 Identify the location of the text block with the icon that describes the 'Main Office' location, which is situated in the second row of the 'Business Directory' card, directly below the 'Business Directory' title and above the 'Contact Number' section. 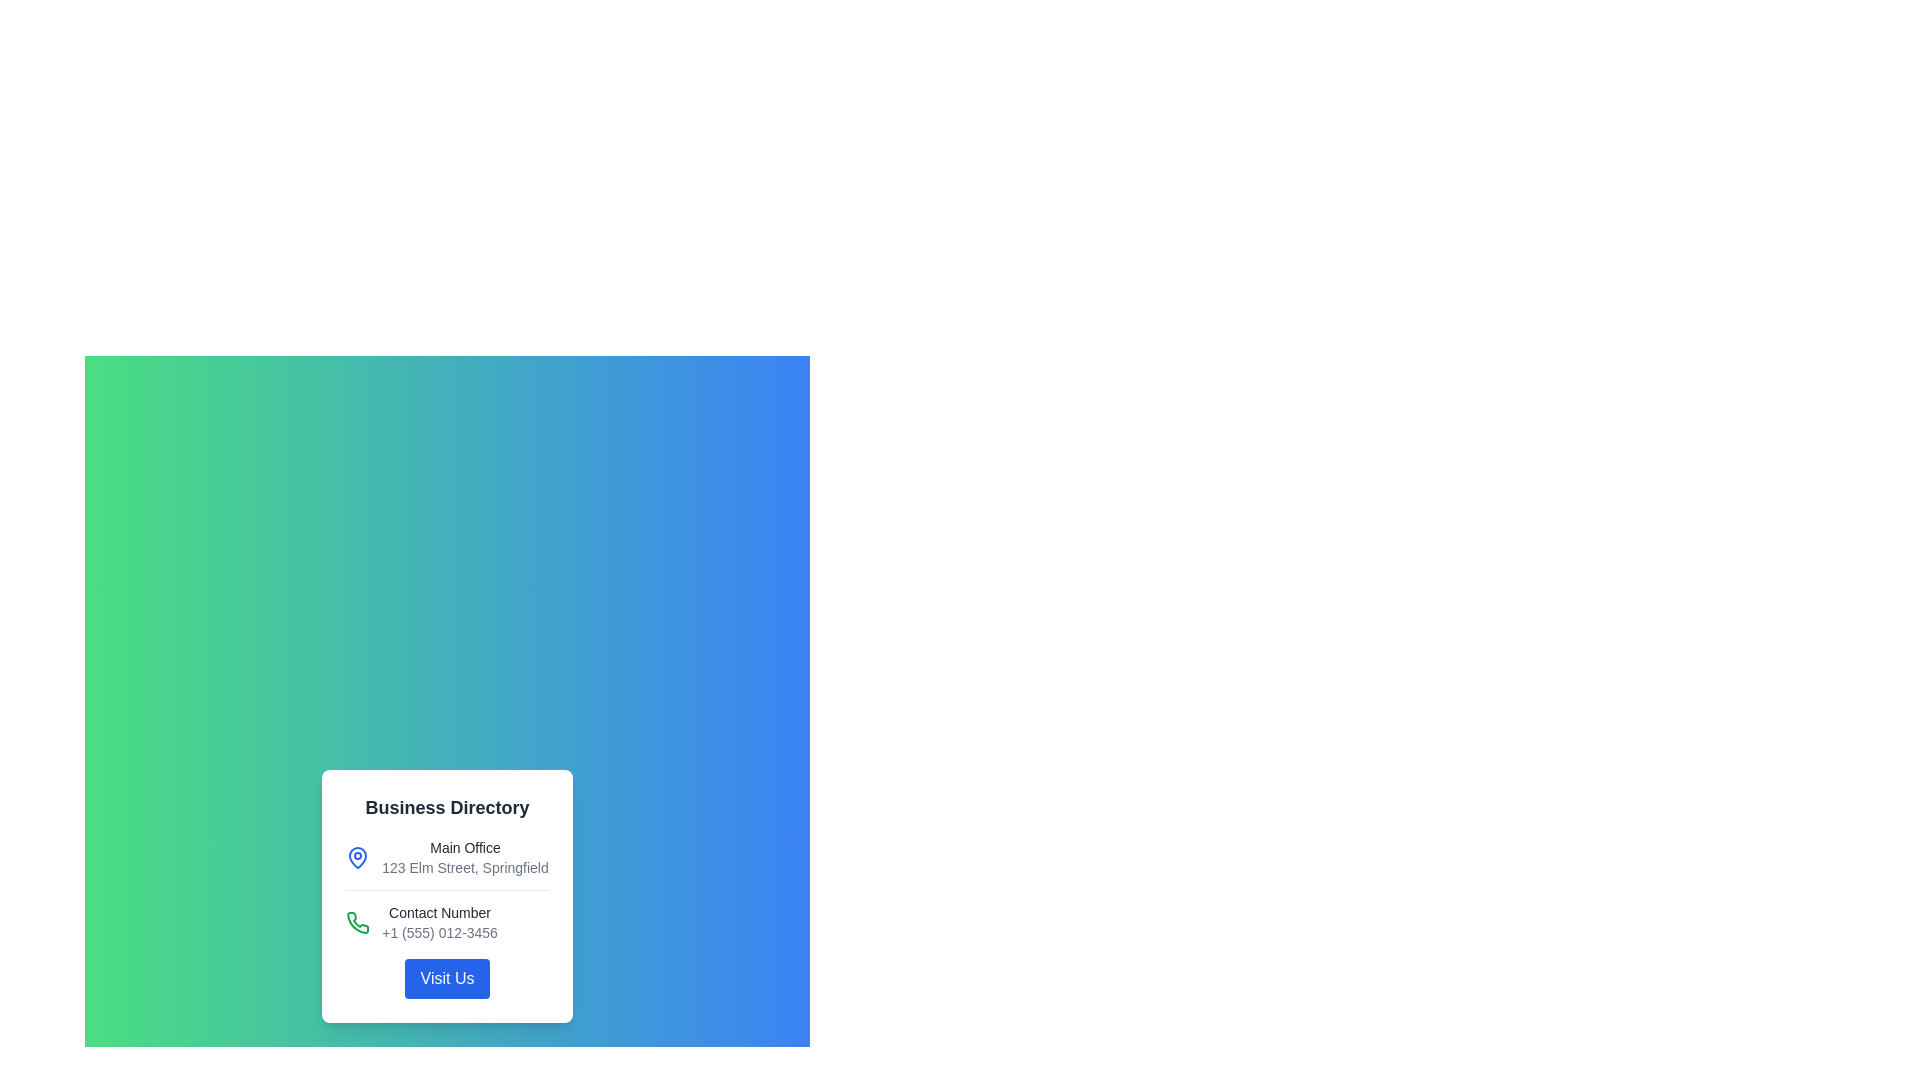
(446, 863).